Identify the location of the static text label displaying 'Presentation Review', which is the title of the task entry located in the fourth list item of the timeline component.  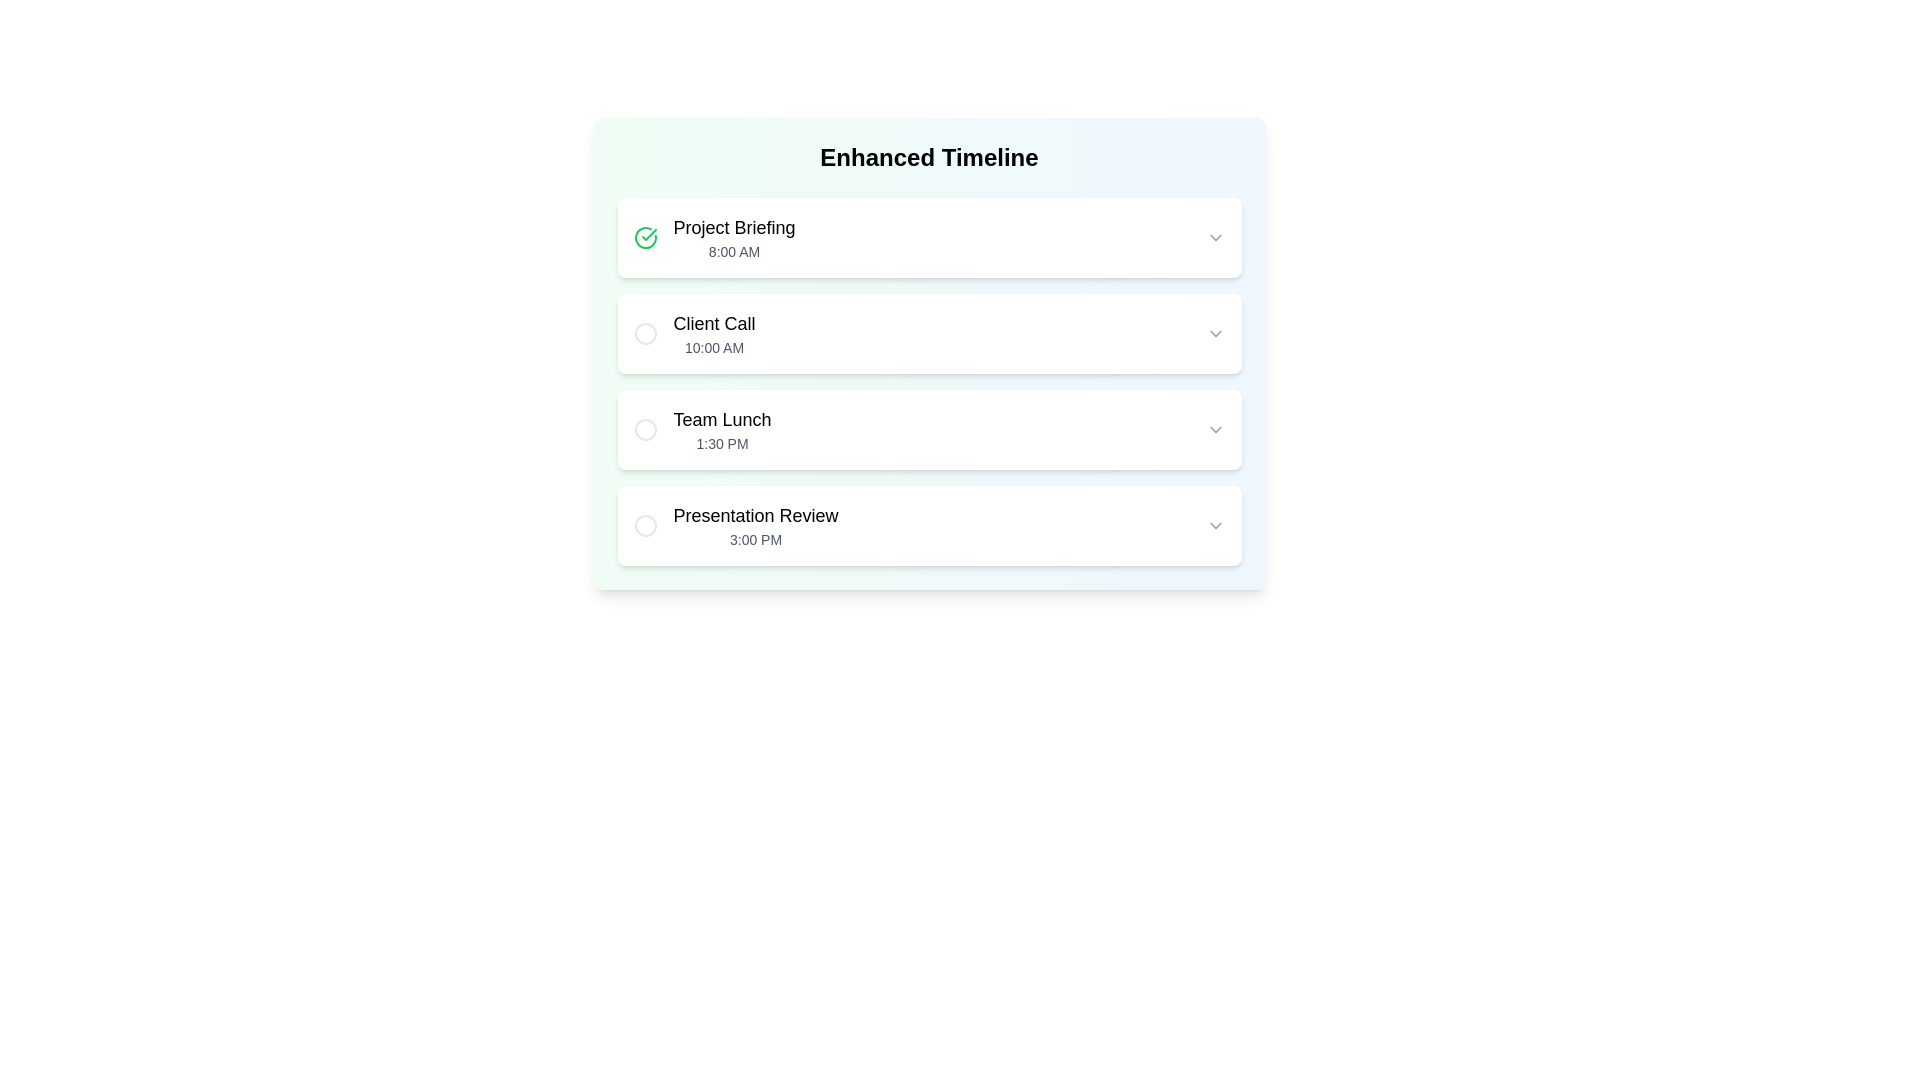
(755, 515).